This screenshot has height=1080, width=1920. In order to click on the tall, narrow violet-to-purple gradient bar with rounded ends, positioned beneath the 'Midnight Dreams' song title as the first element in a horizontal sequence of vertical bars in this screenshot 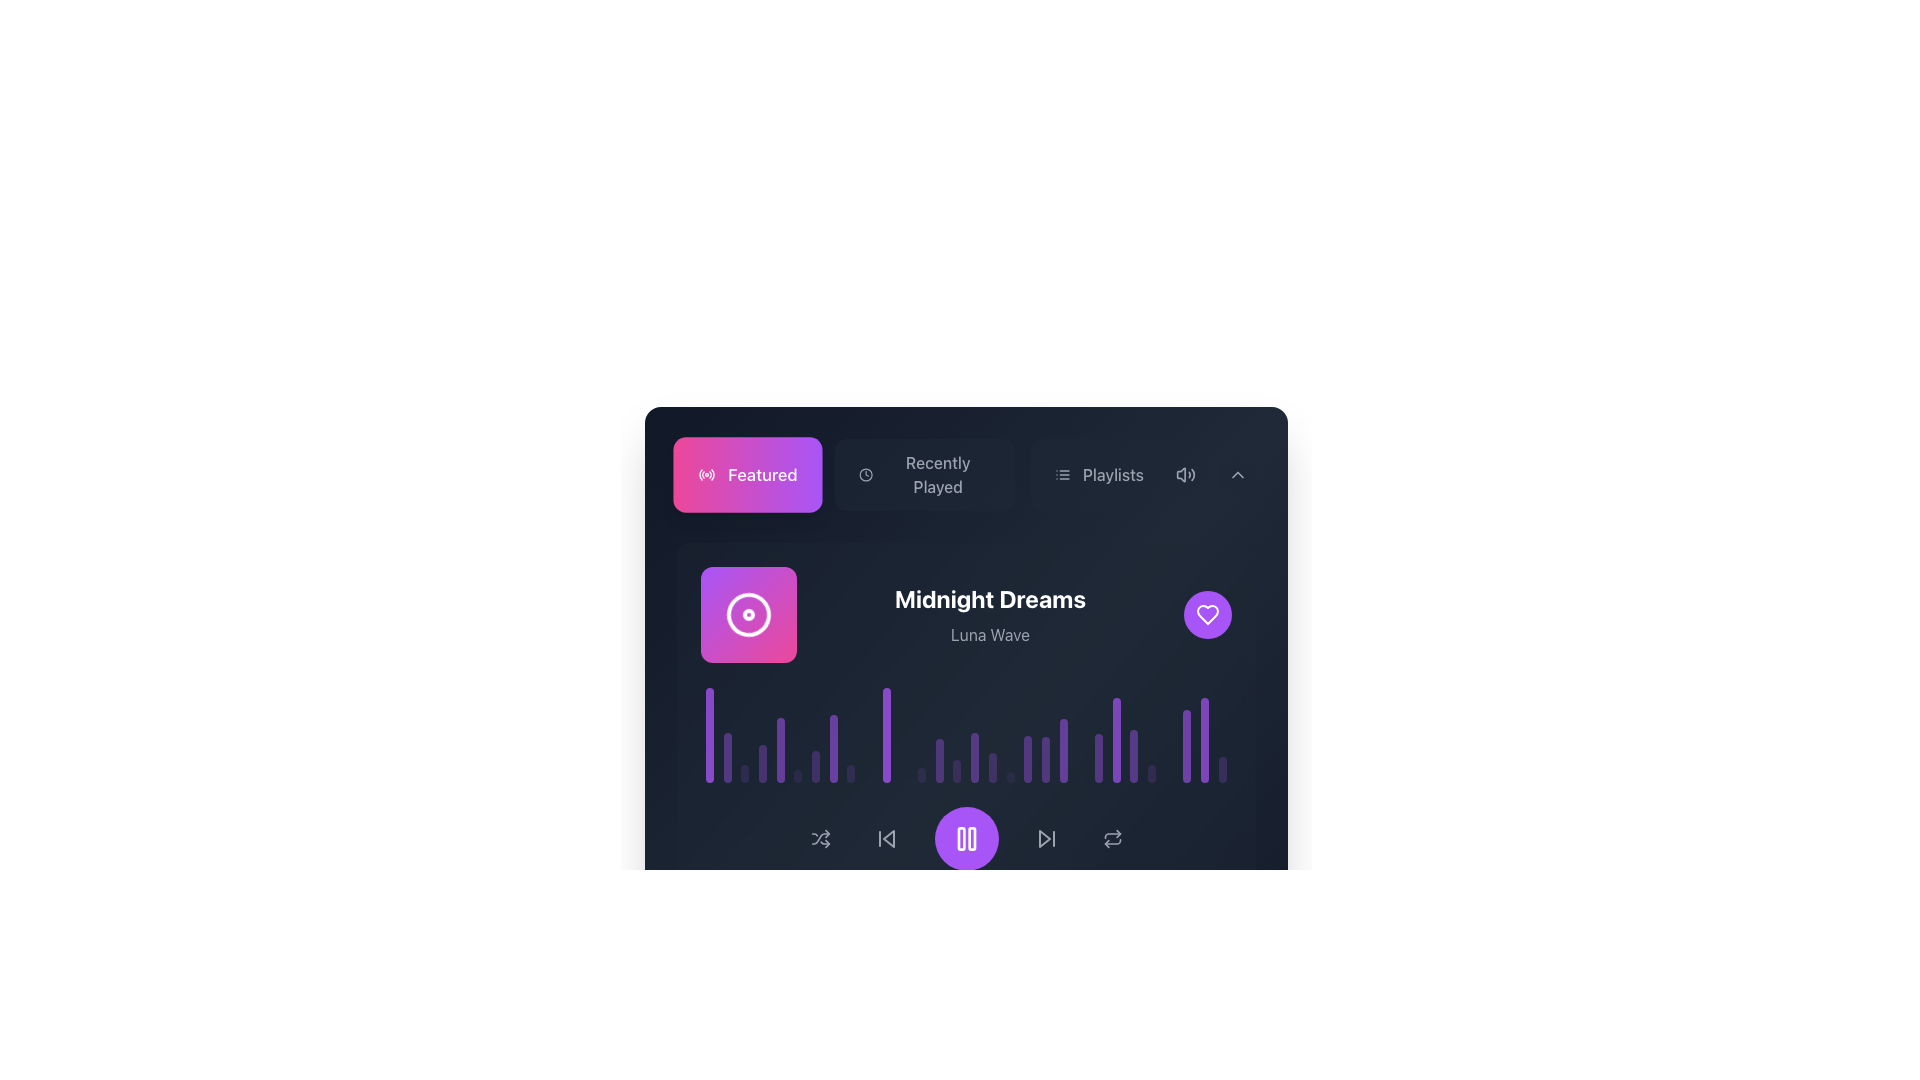, I will do `click(709, 735)`.